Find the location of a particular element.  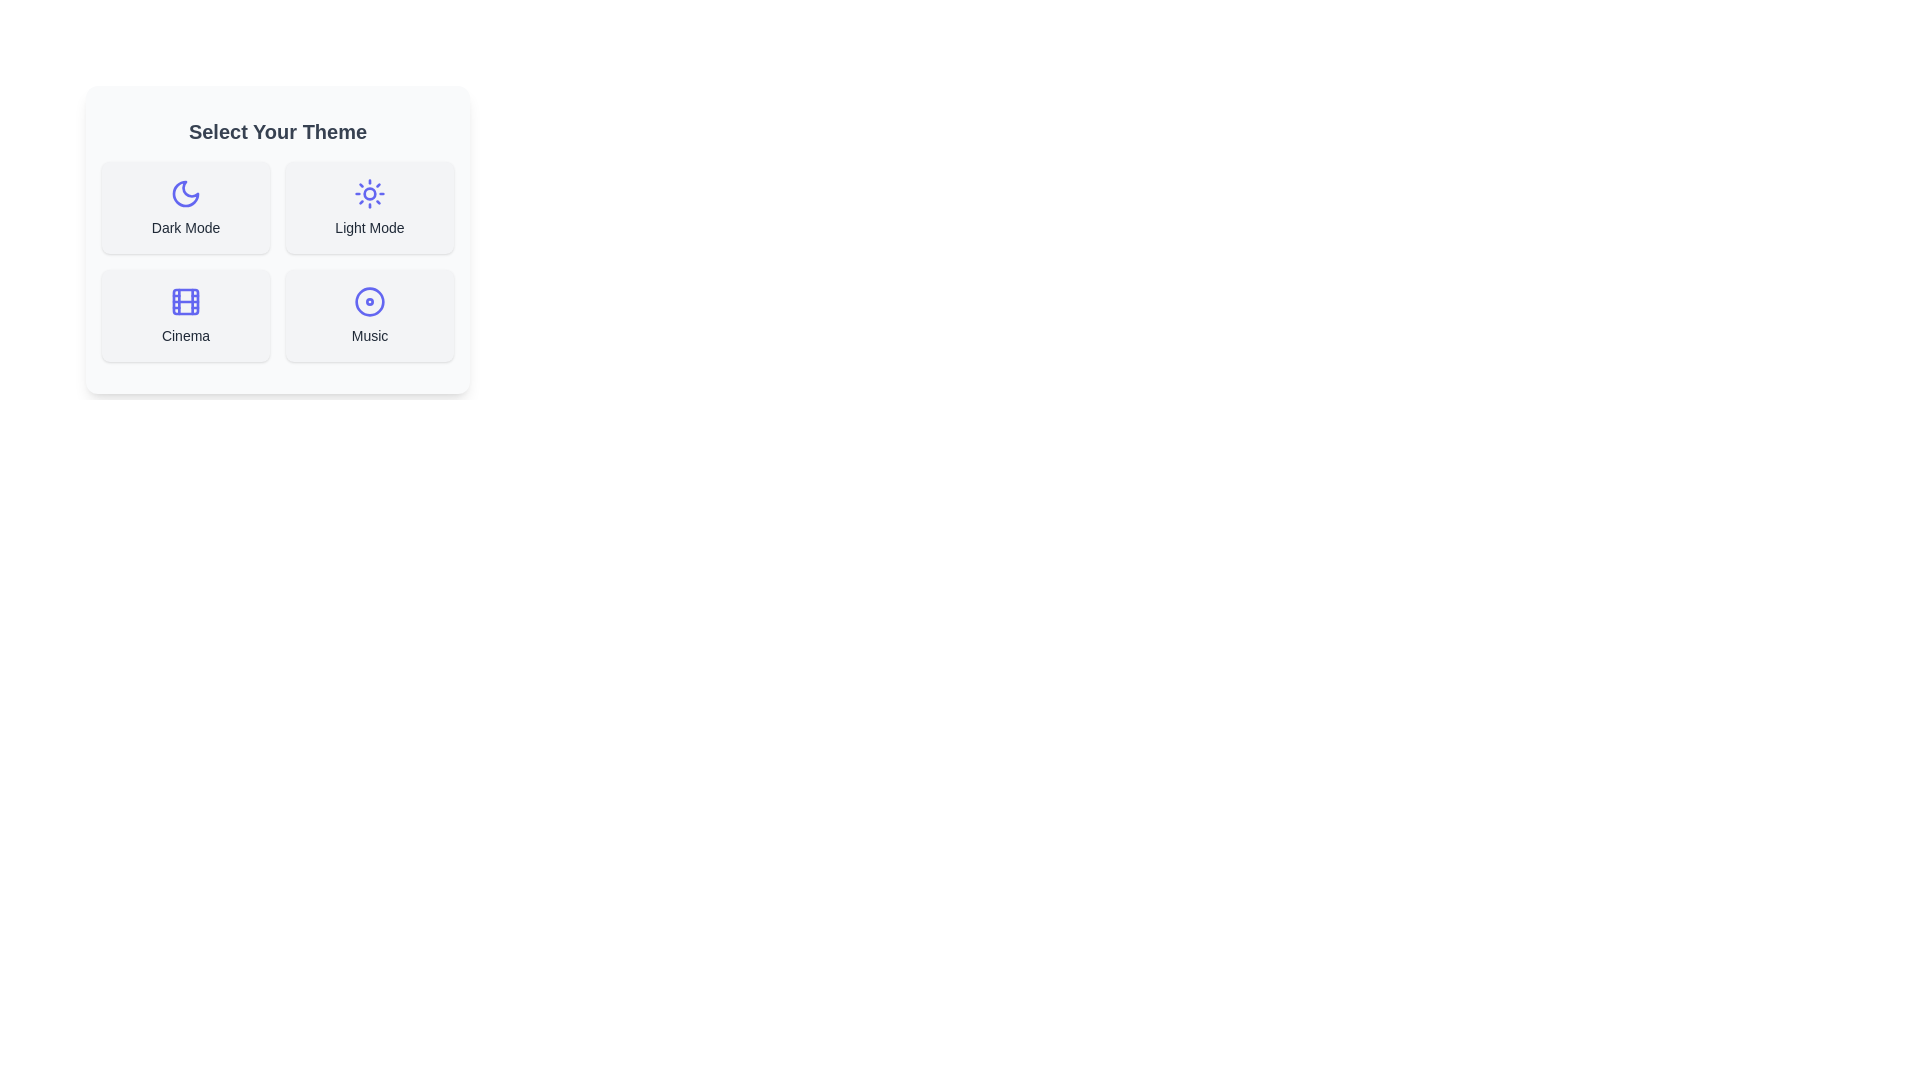

the crescent moon icon for 'Dark Mode' is located at coordinates (186, 193).